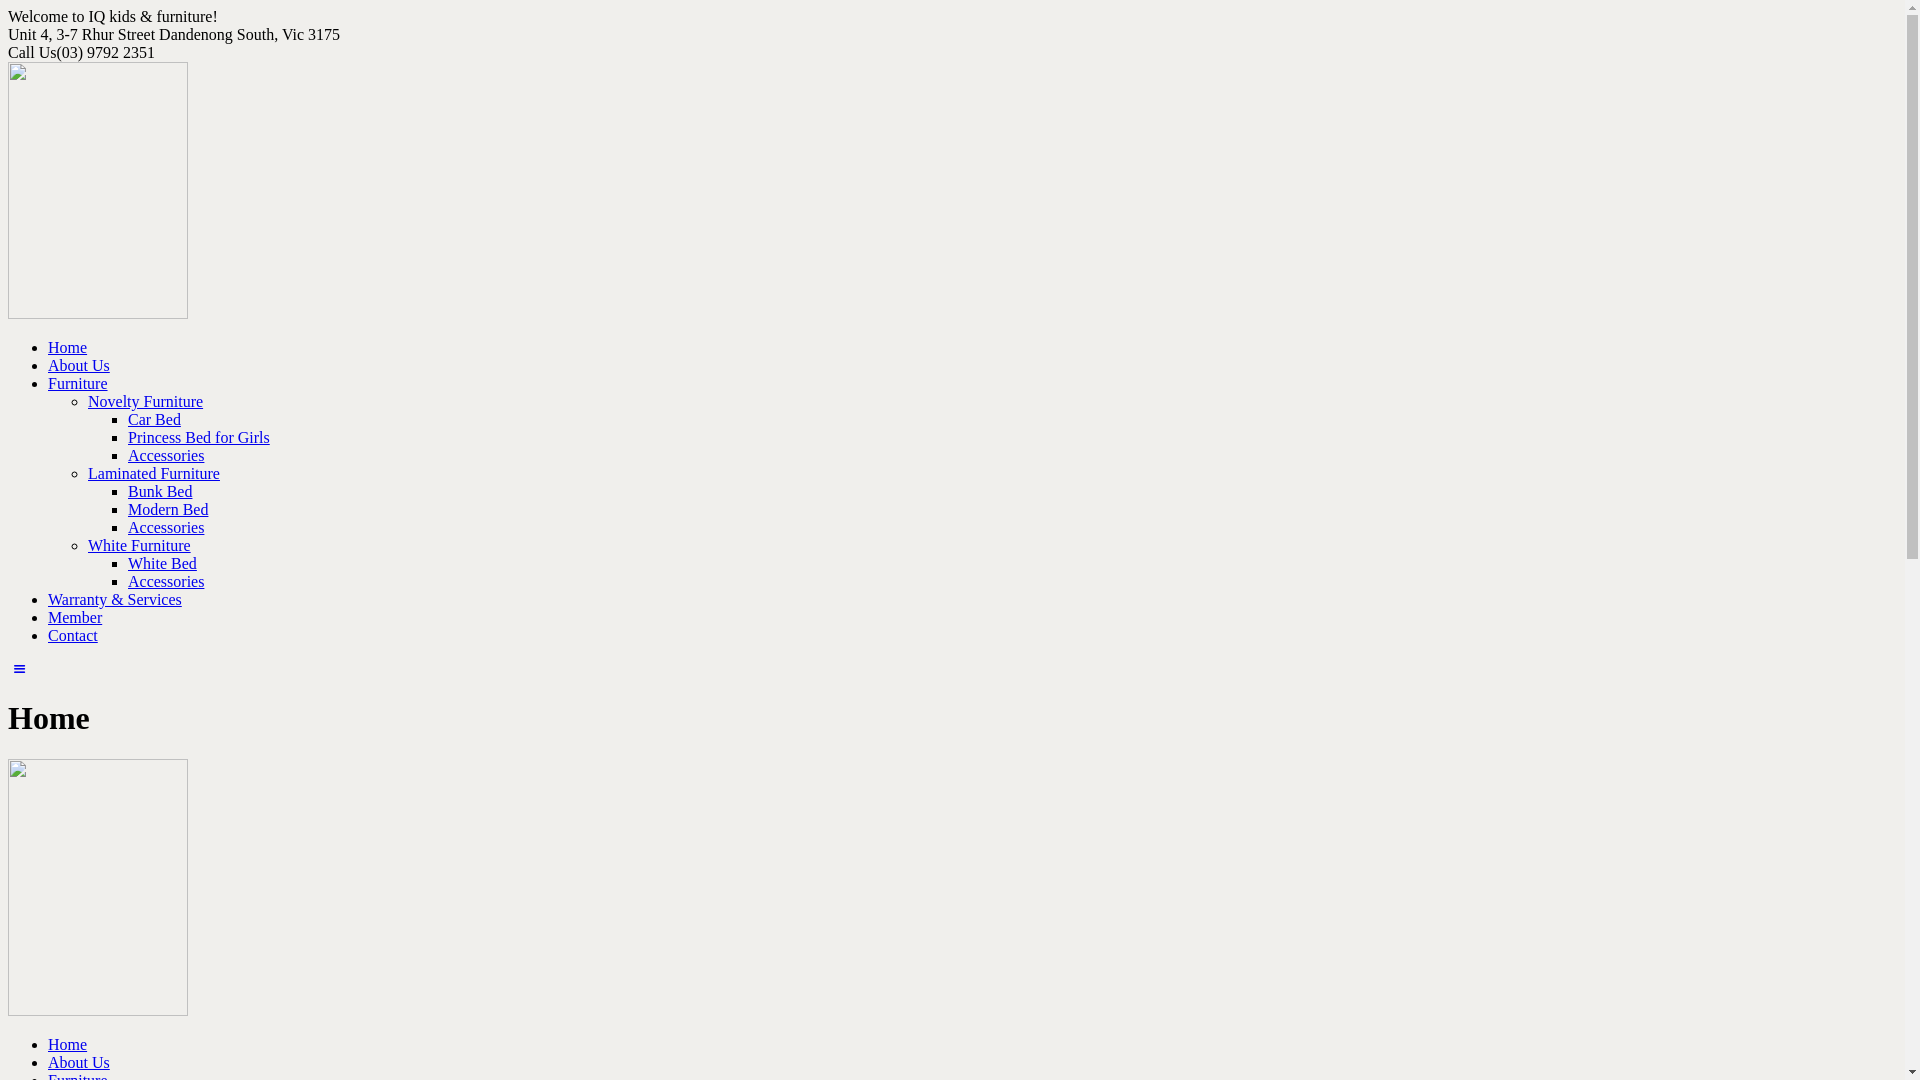  What do you see at coordinates (75, 616) in the screenshot?
I see `'Member'` at bounding box center [75, 616].